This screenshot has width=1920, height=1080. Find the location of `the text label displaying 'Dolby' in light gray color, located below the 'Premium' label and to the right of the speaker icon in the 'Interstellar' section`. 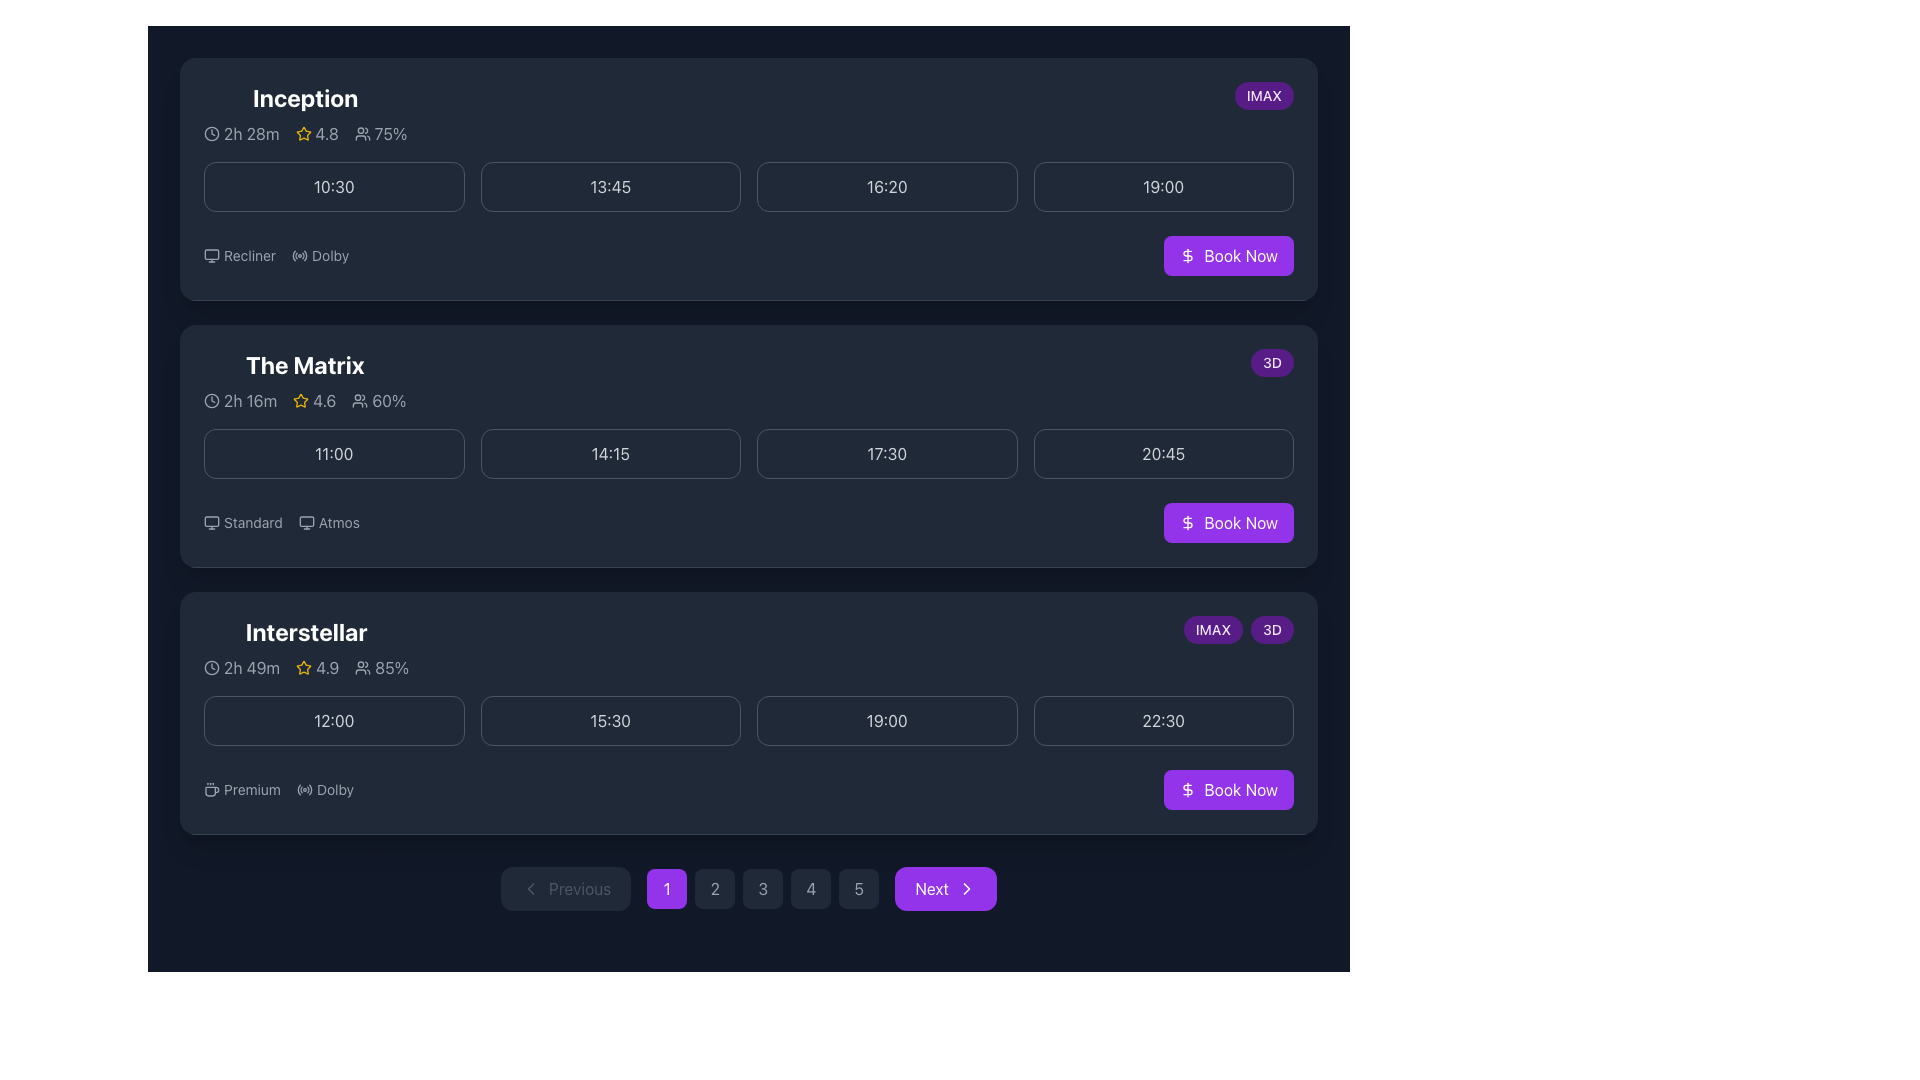

the text label displaying 'Dolby' in light gray color, located below the 'Premium' label and to the right of the speaker icon in the 'Interstellar' section is located at coordinates (335, 789).